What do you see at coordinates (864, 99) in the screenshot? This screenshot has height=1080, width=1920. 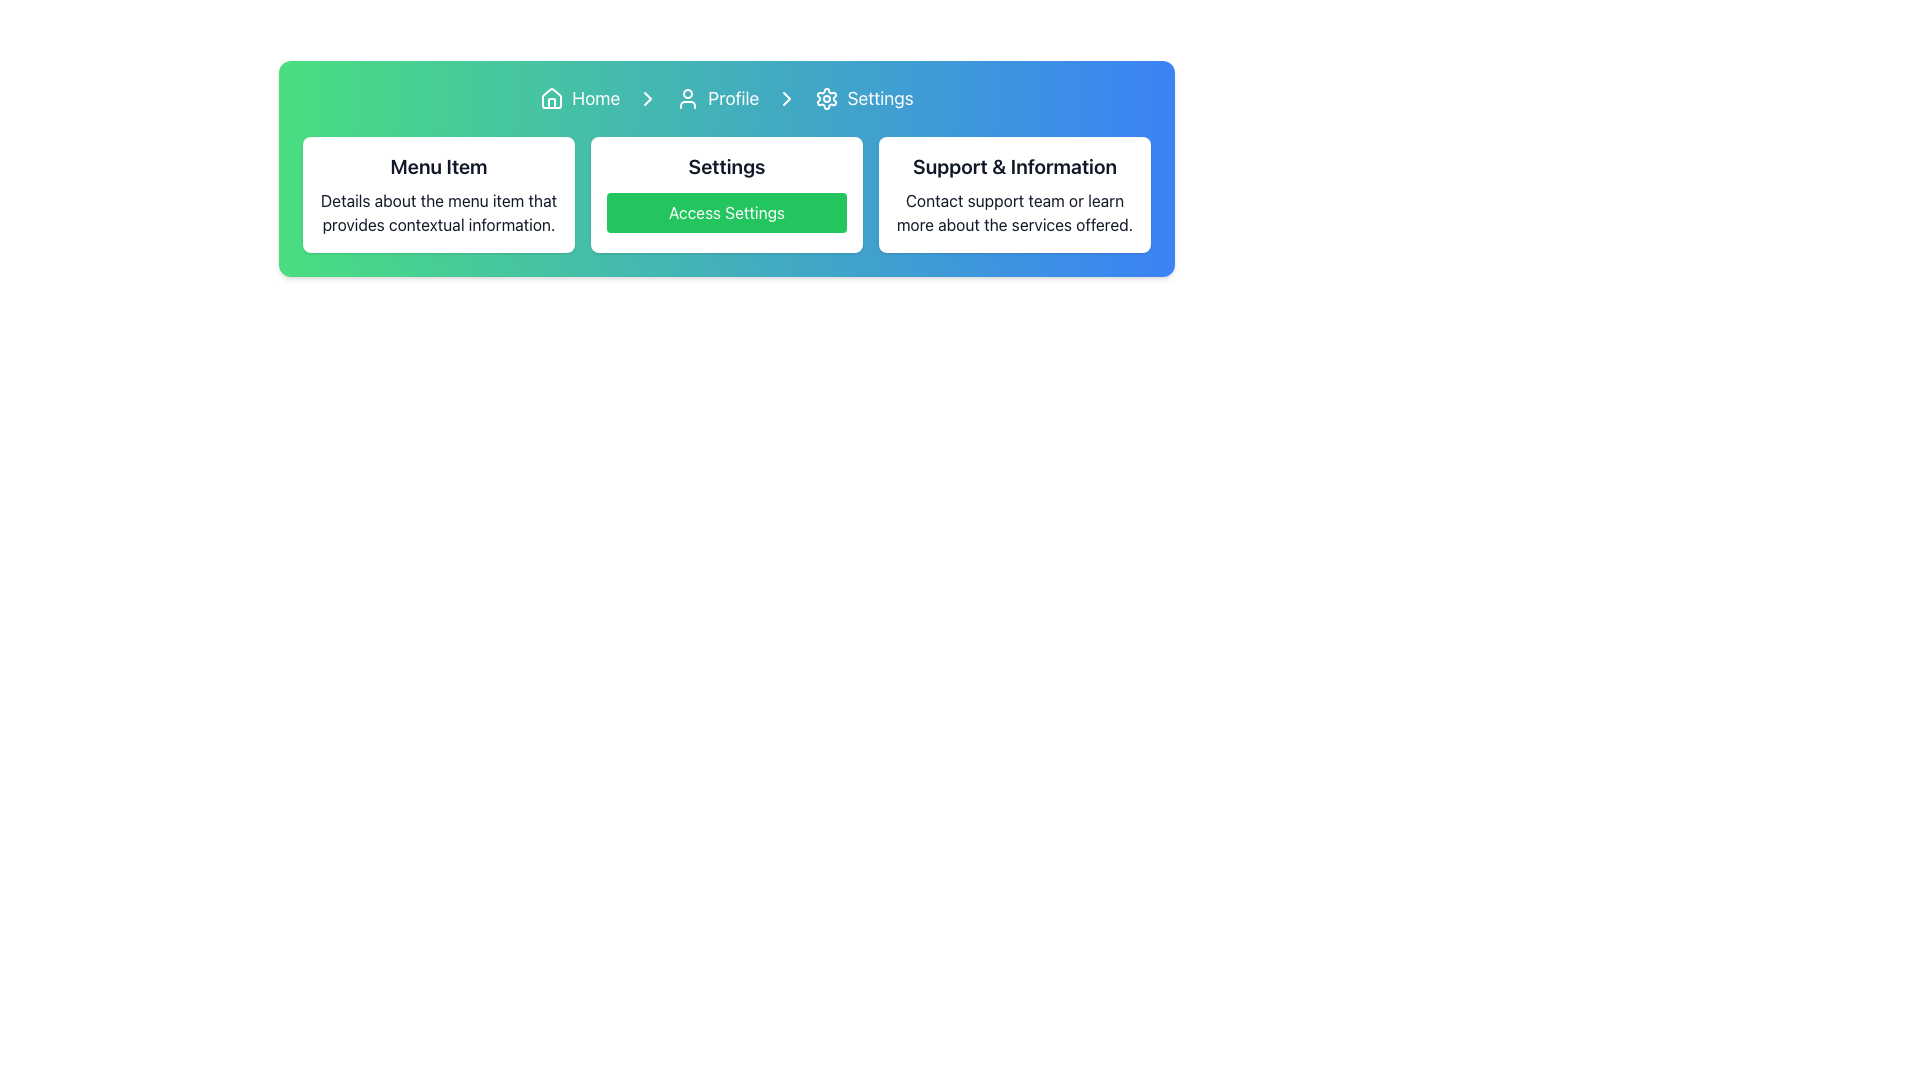 I see `the 'Settings' navigation link, which features a gear icon and is styled in white on a blue gradient background, to trigger the tooltip or highlight effect` at bounding box center [864, 99].